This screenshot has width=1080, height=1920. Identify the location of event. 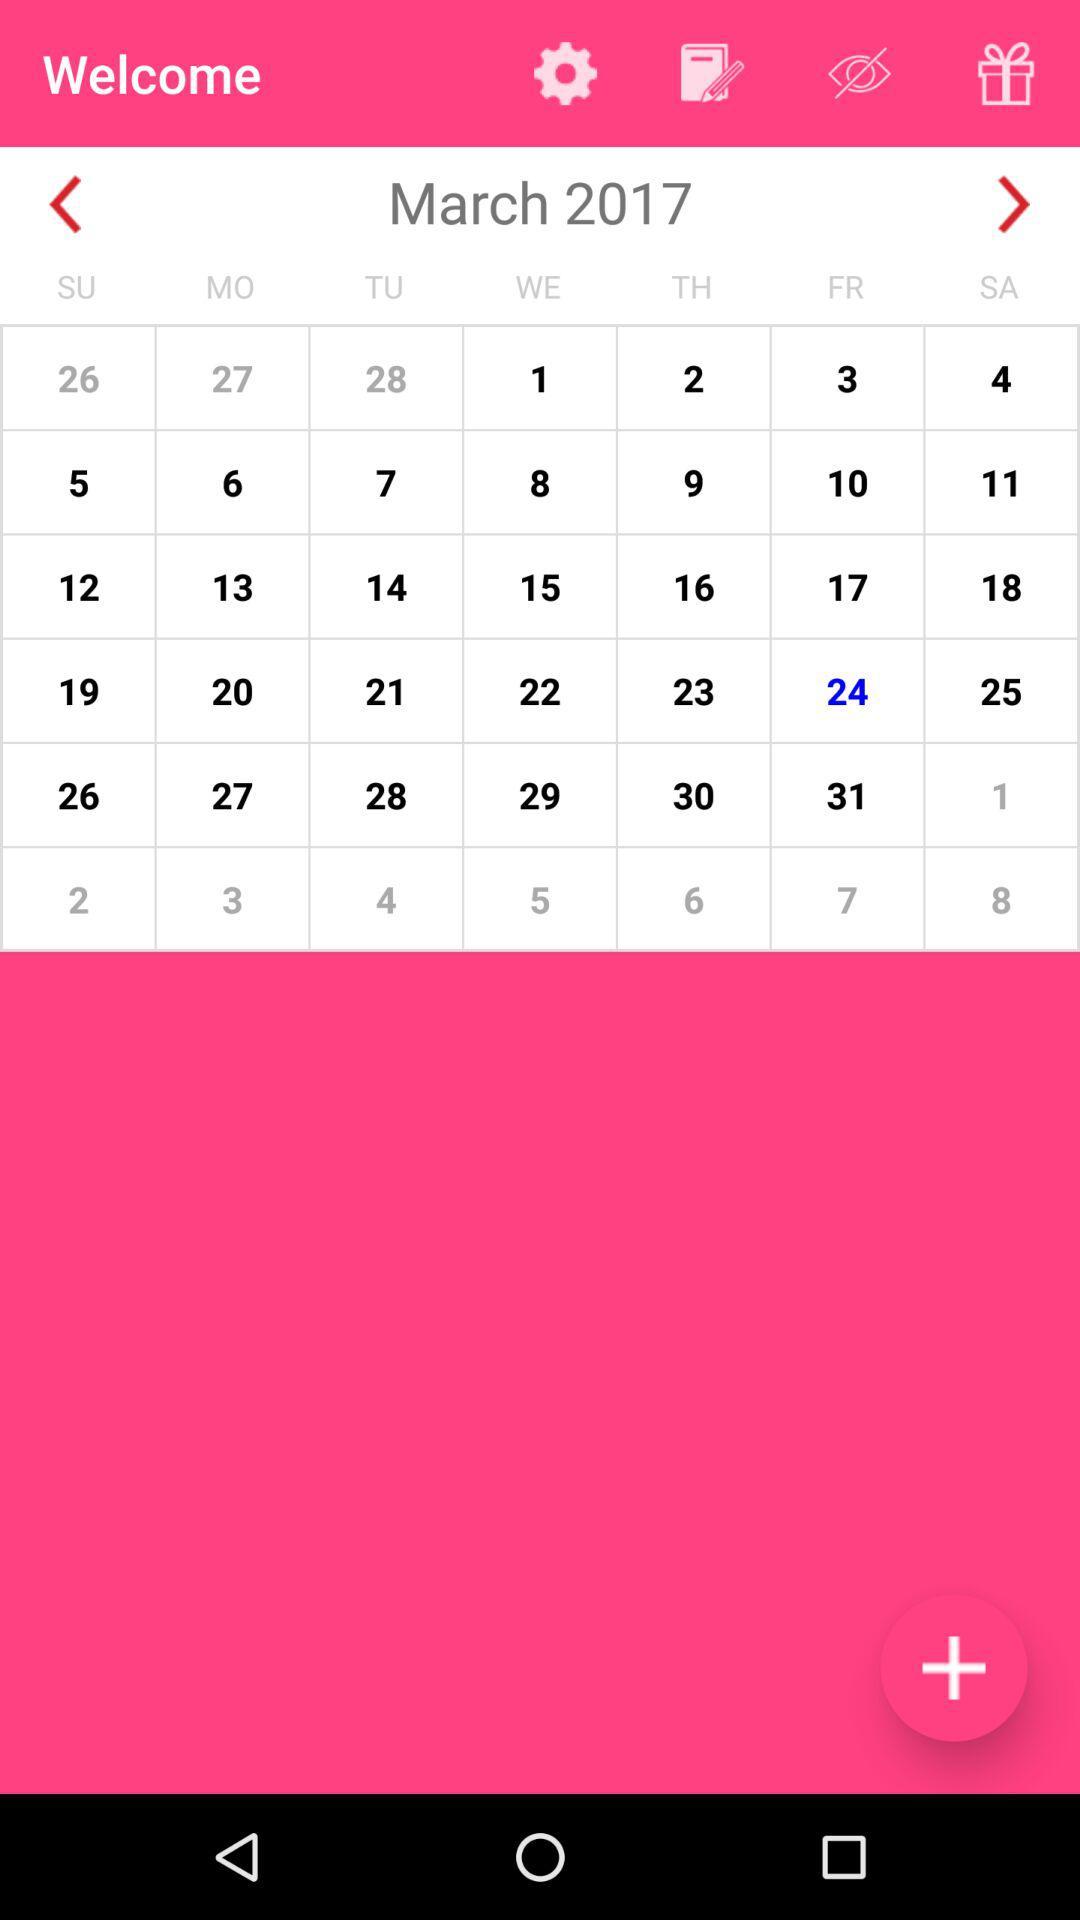
(952, 1667).